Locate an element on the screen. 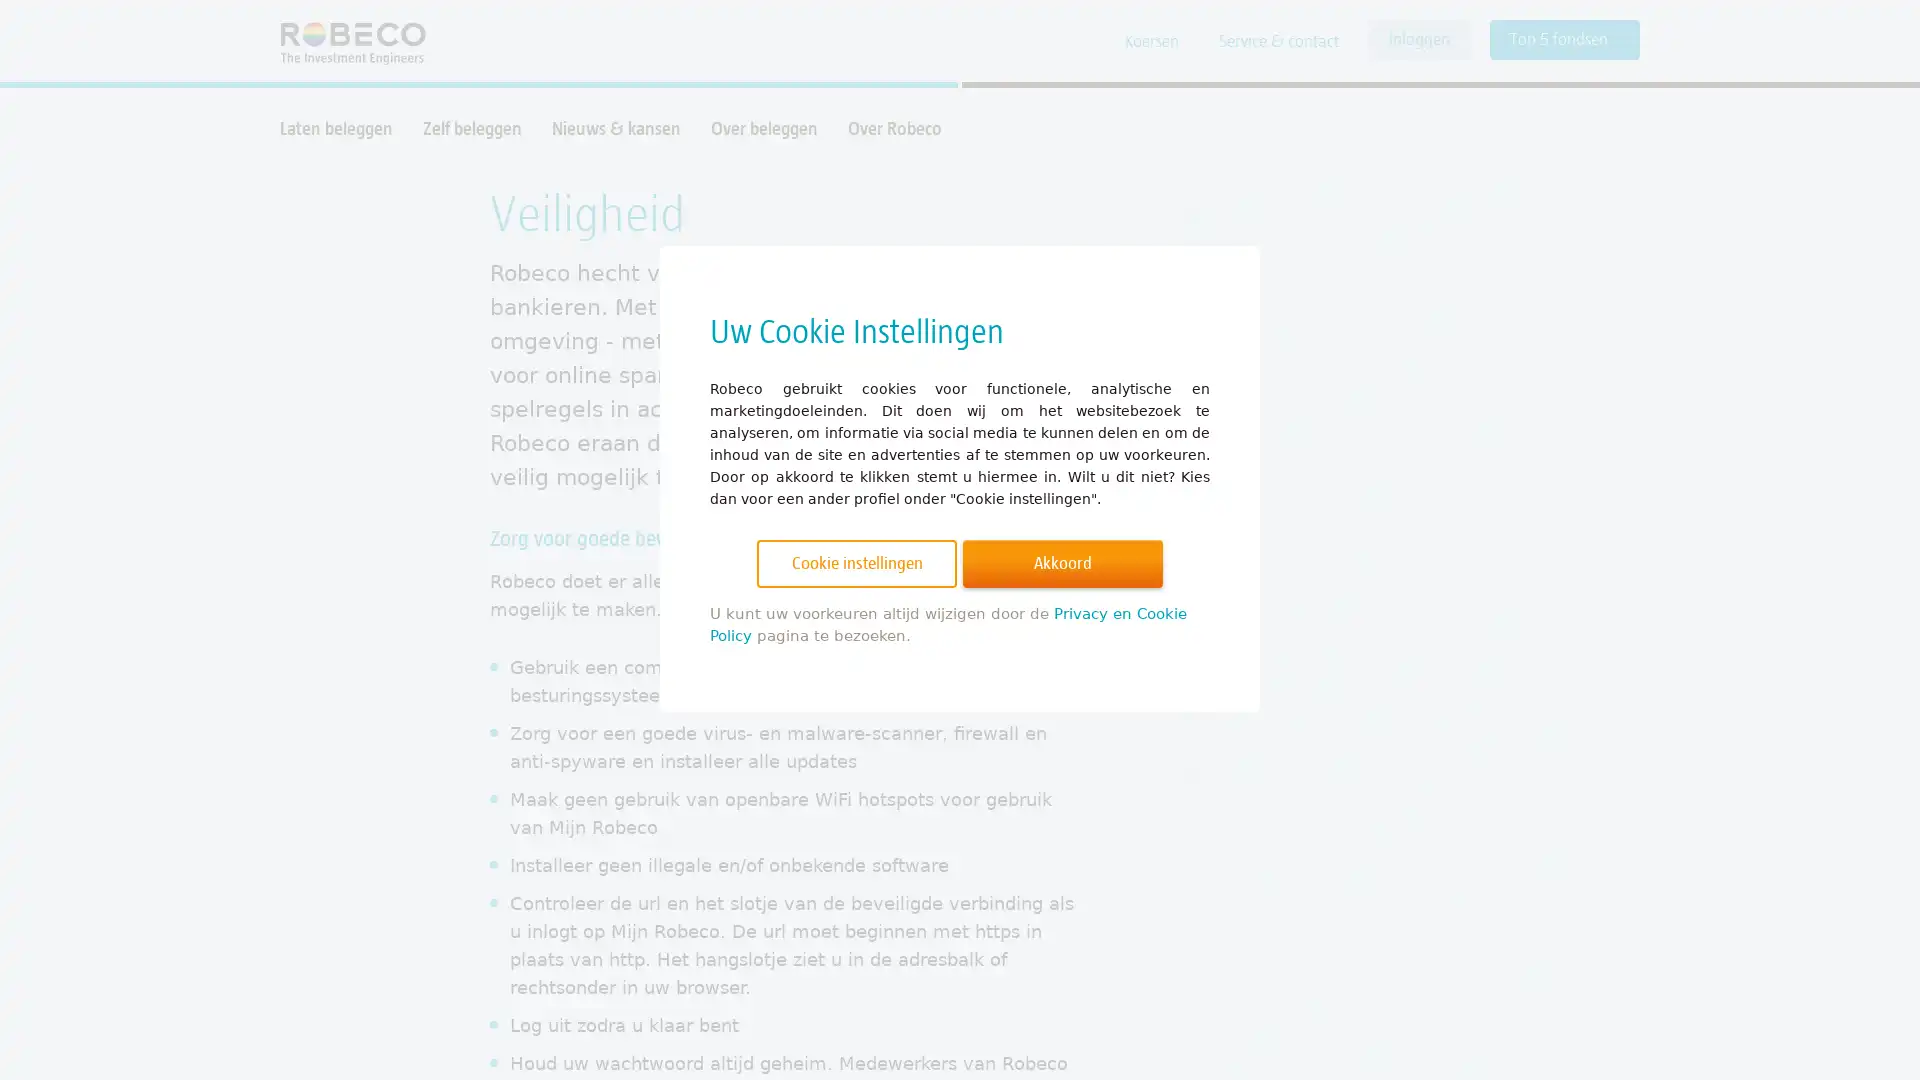 The width and height of the screenshot is (1920, 1080). Laten beleggen is located at coordinates (336, 128).